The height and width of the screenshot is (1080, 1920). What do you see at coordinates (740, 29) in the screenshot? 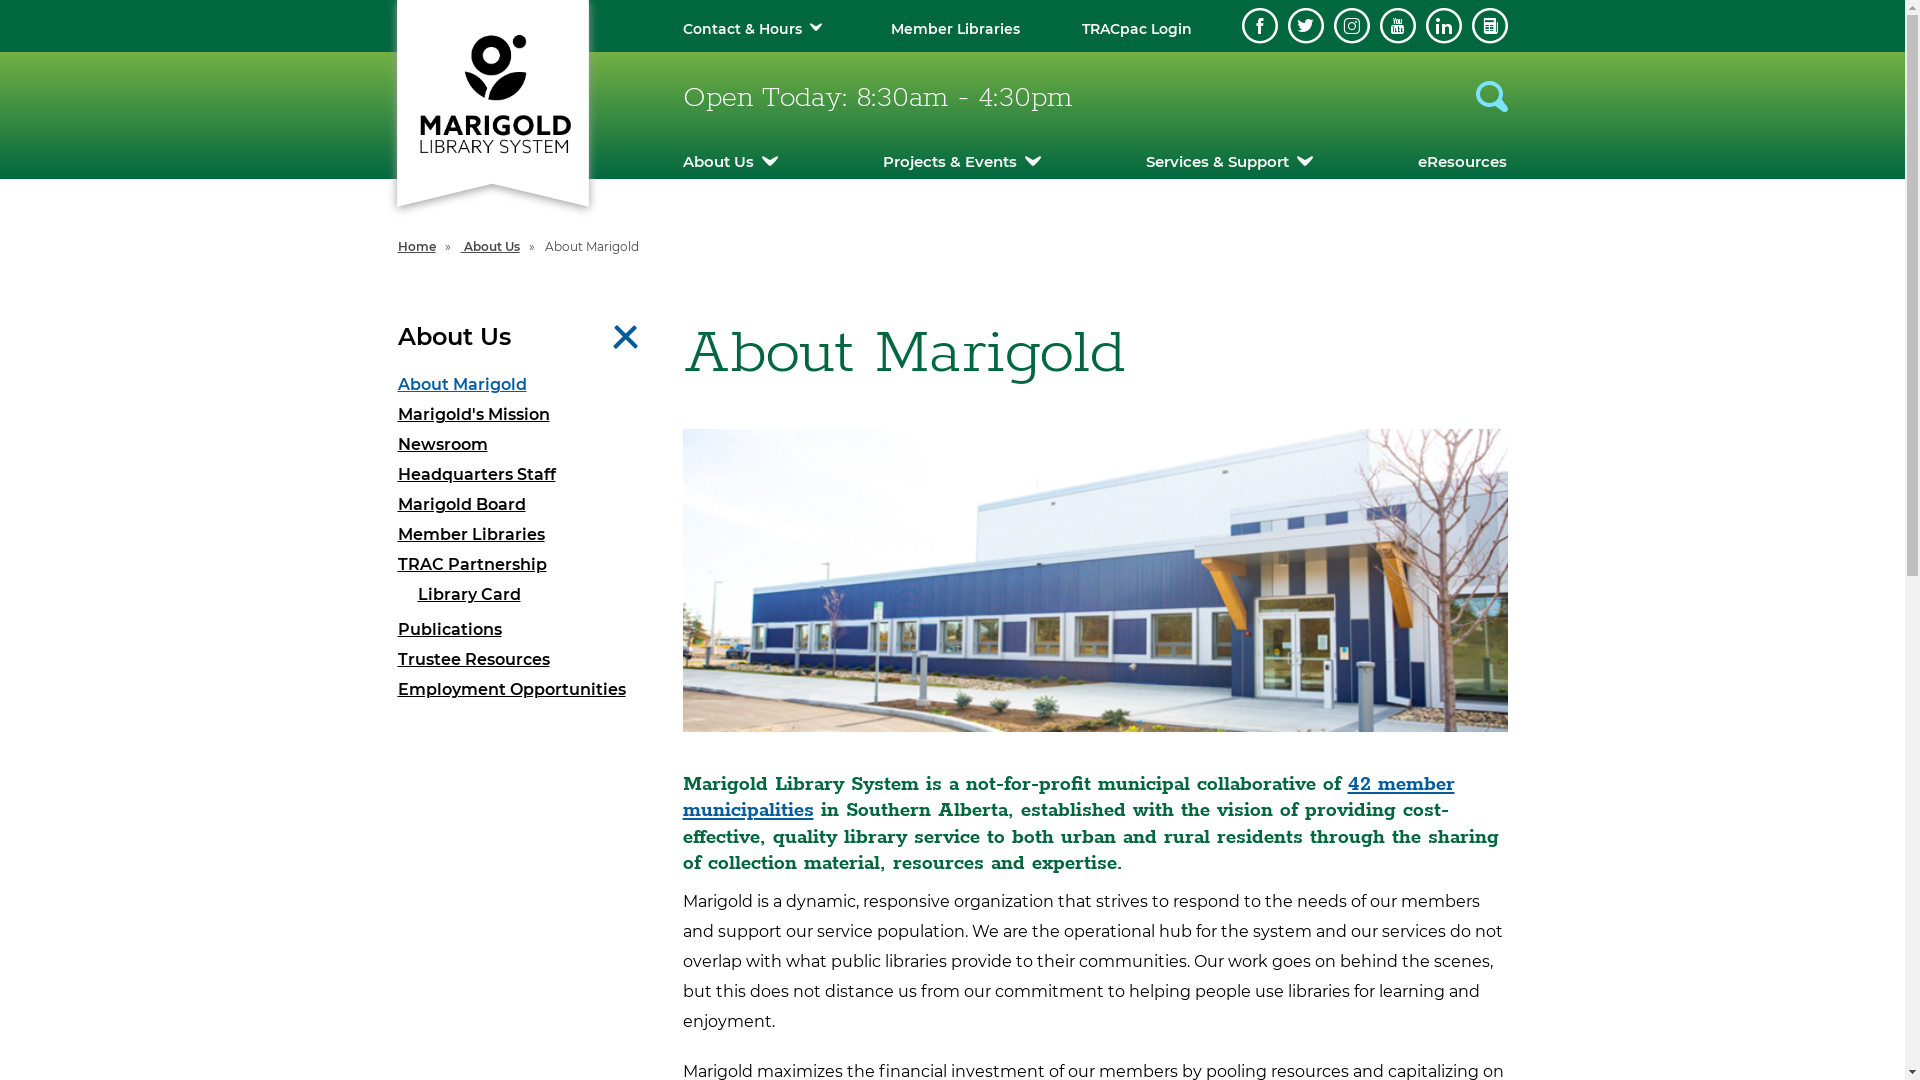
I see `'Contact & Hours'` at bounding box center [740, 29].